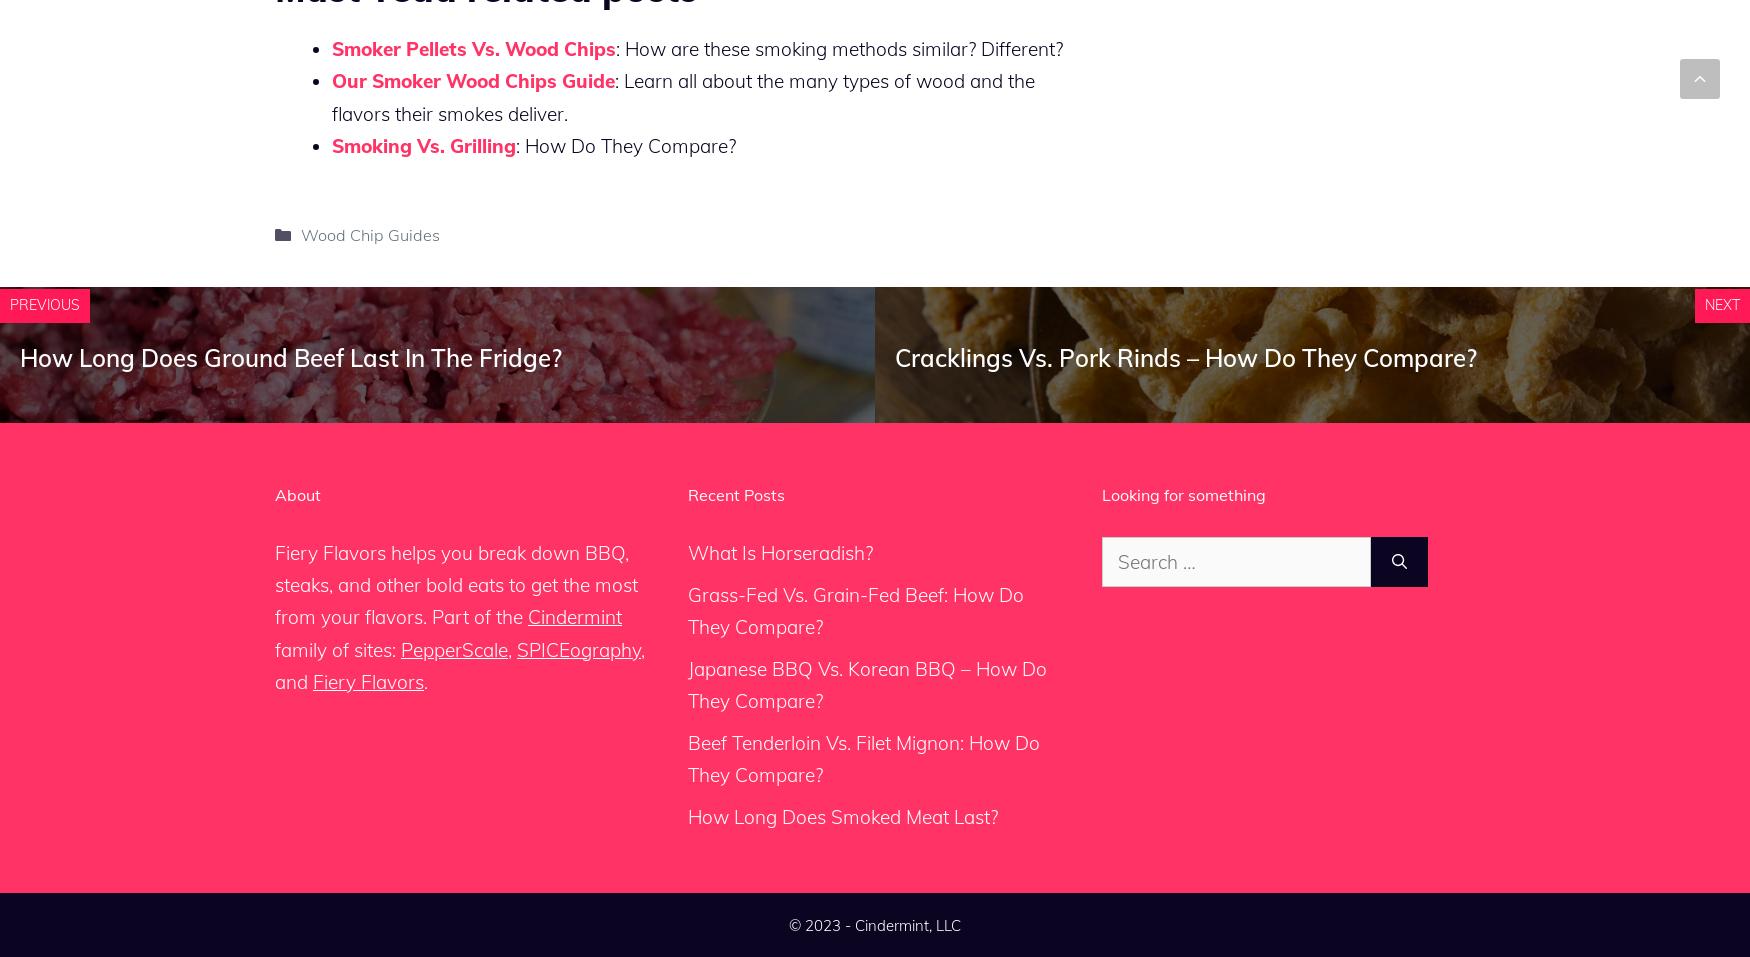 The width and height of the screenshot is (1750, 957). I want to click on 'Fiery Flavors', so click(368, 681).